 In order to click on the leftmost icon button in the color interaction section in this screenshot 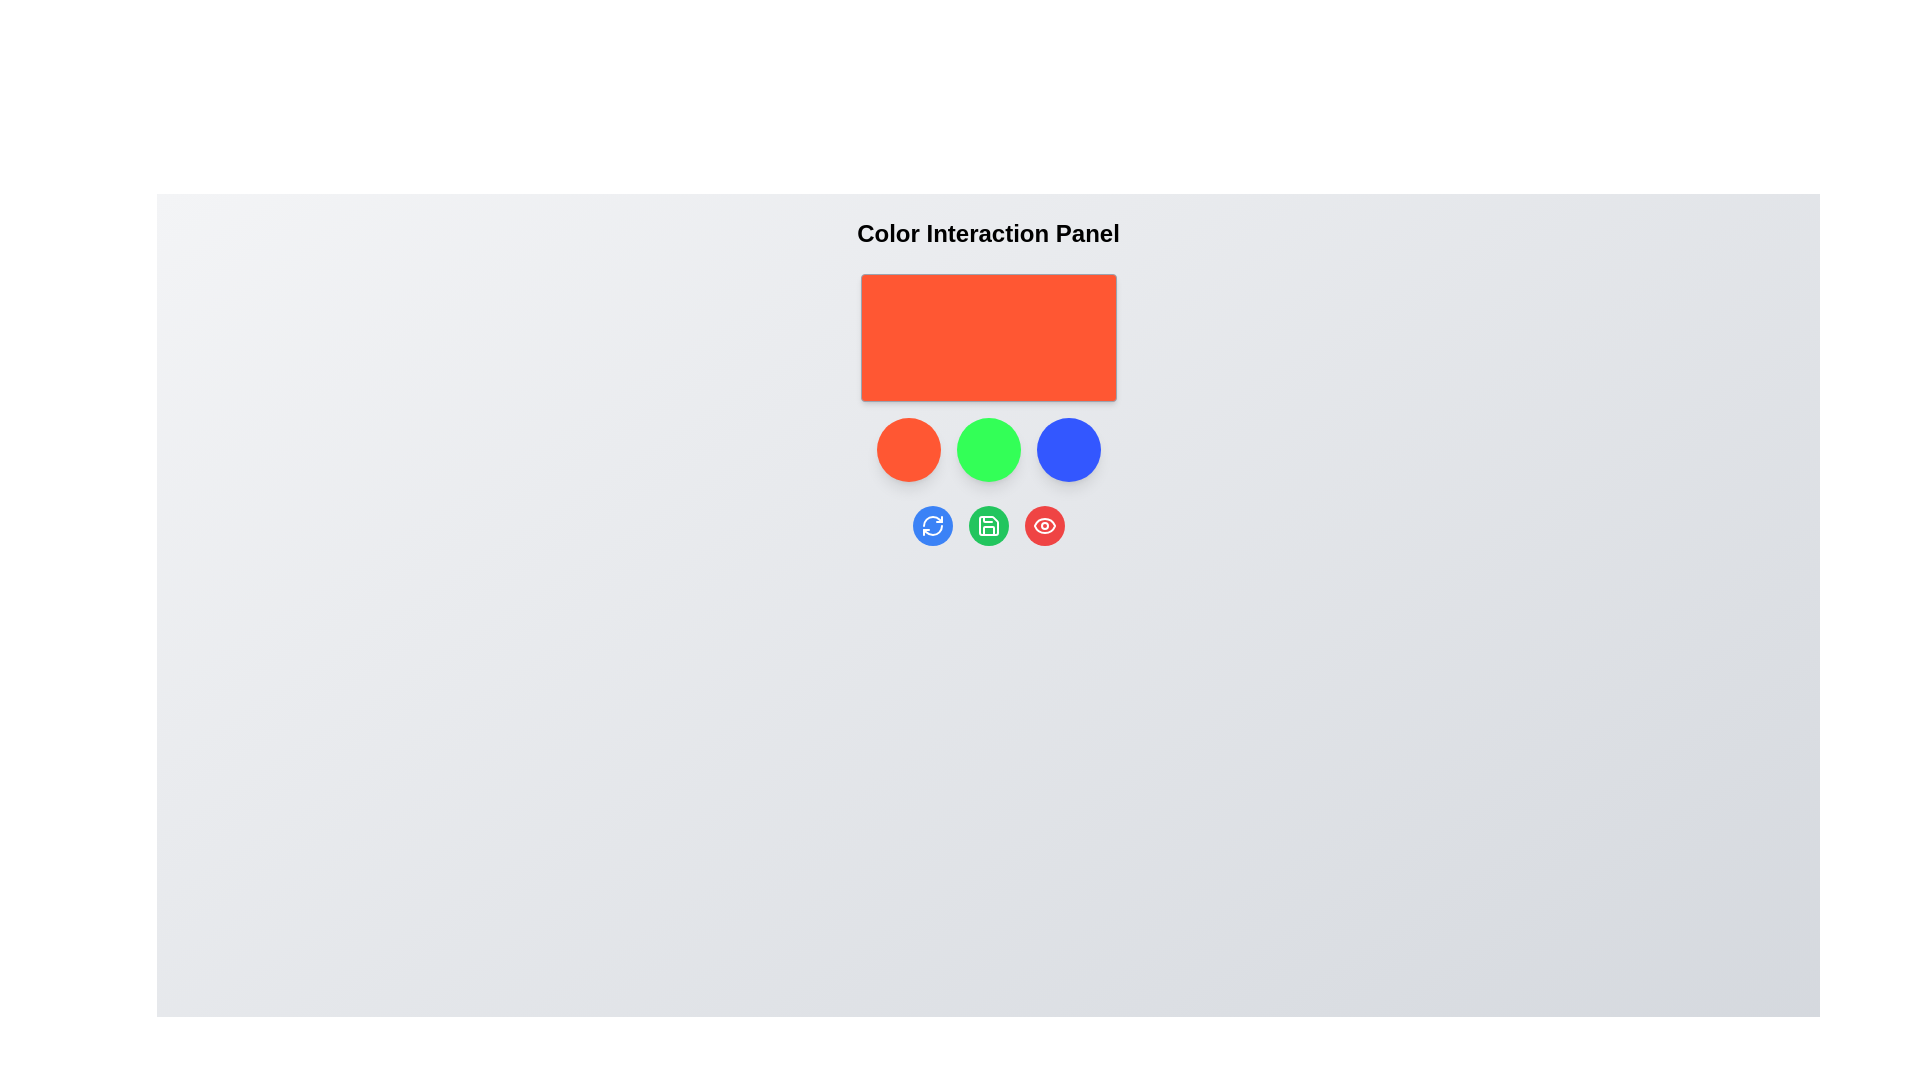, I will do `click(931, 524)`.